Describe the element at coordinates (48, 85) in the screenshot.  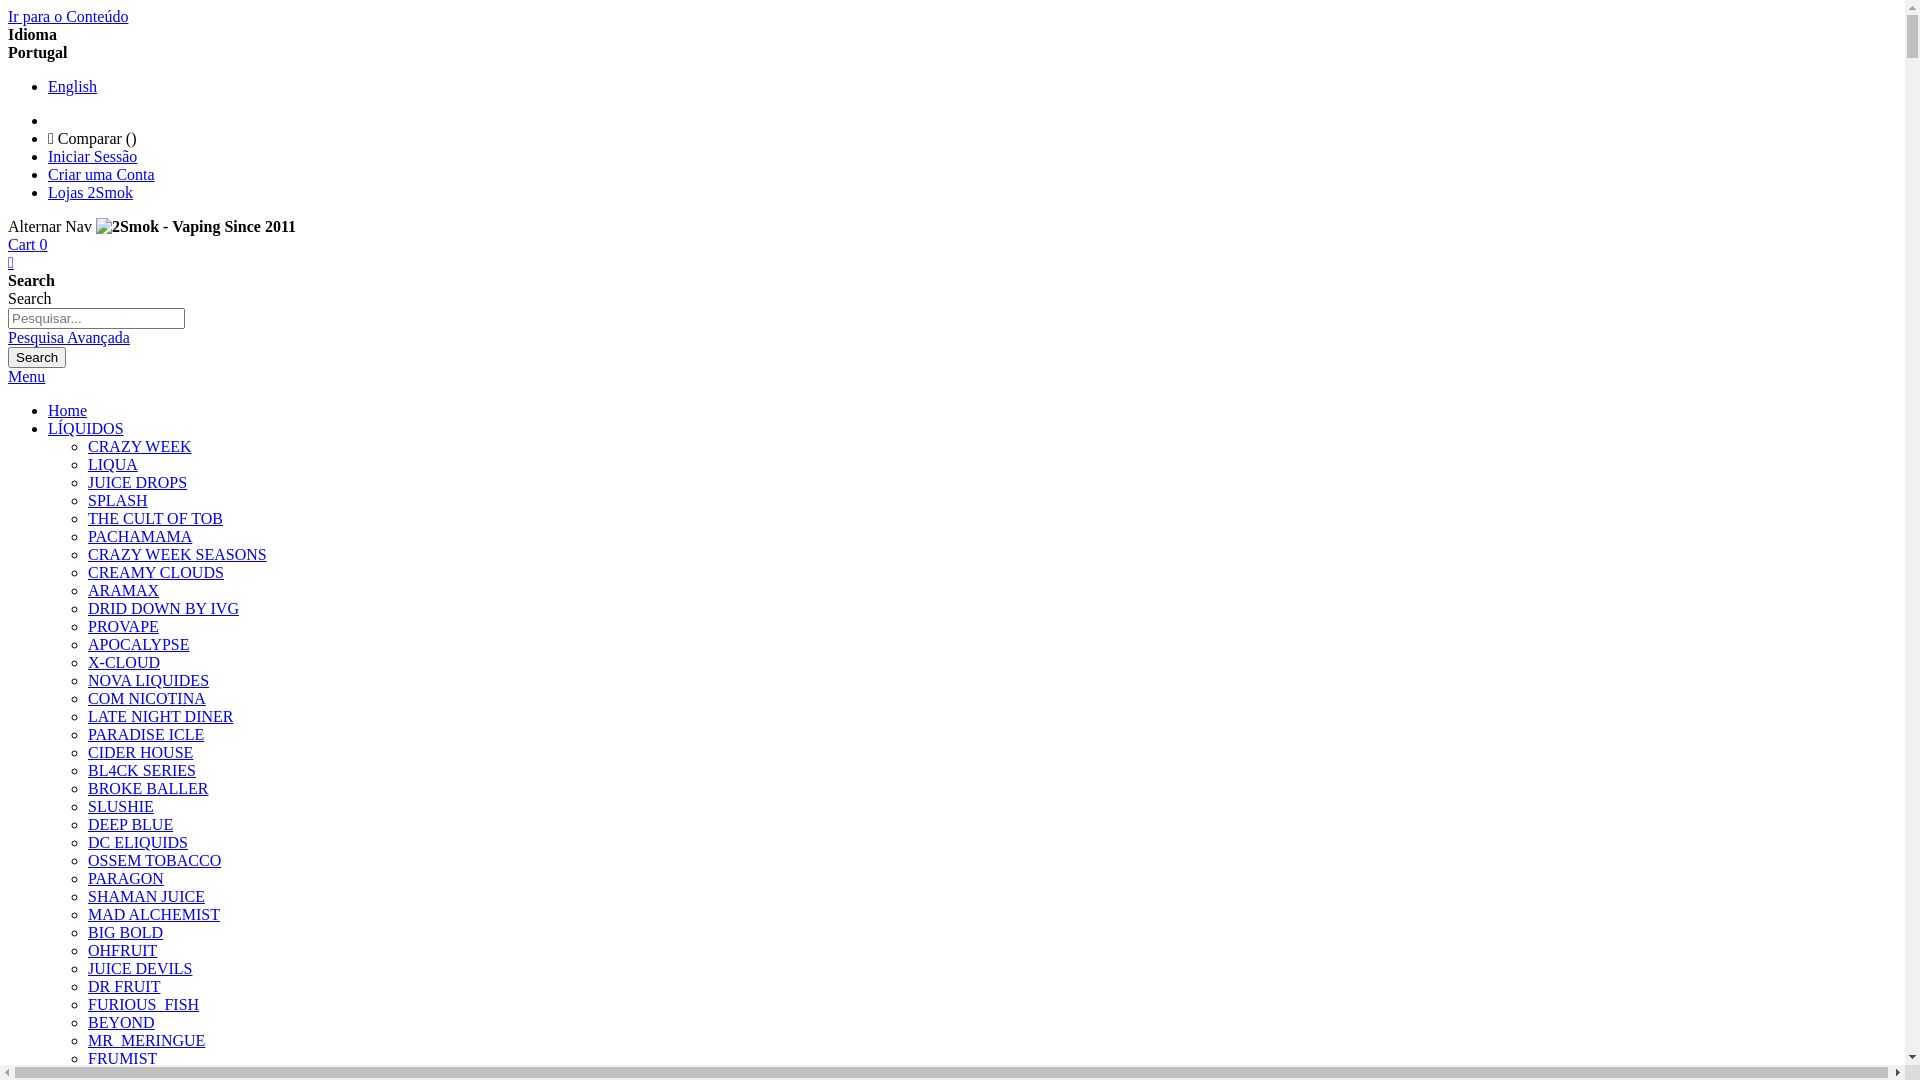
I see `'English'` at that location.